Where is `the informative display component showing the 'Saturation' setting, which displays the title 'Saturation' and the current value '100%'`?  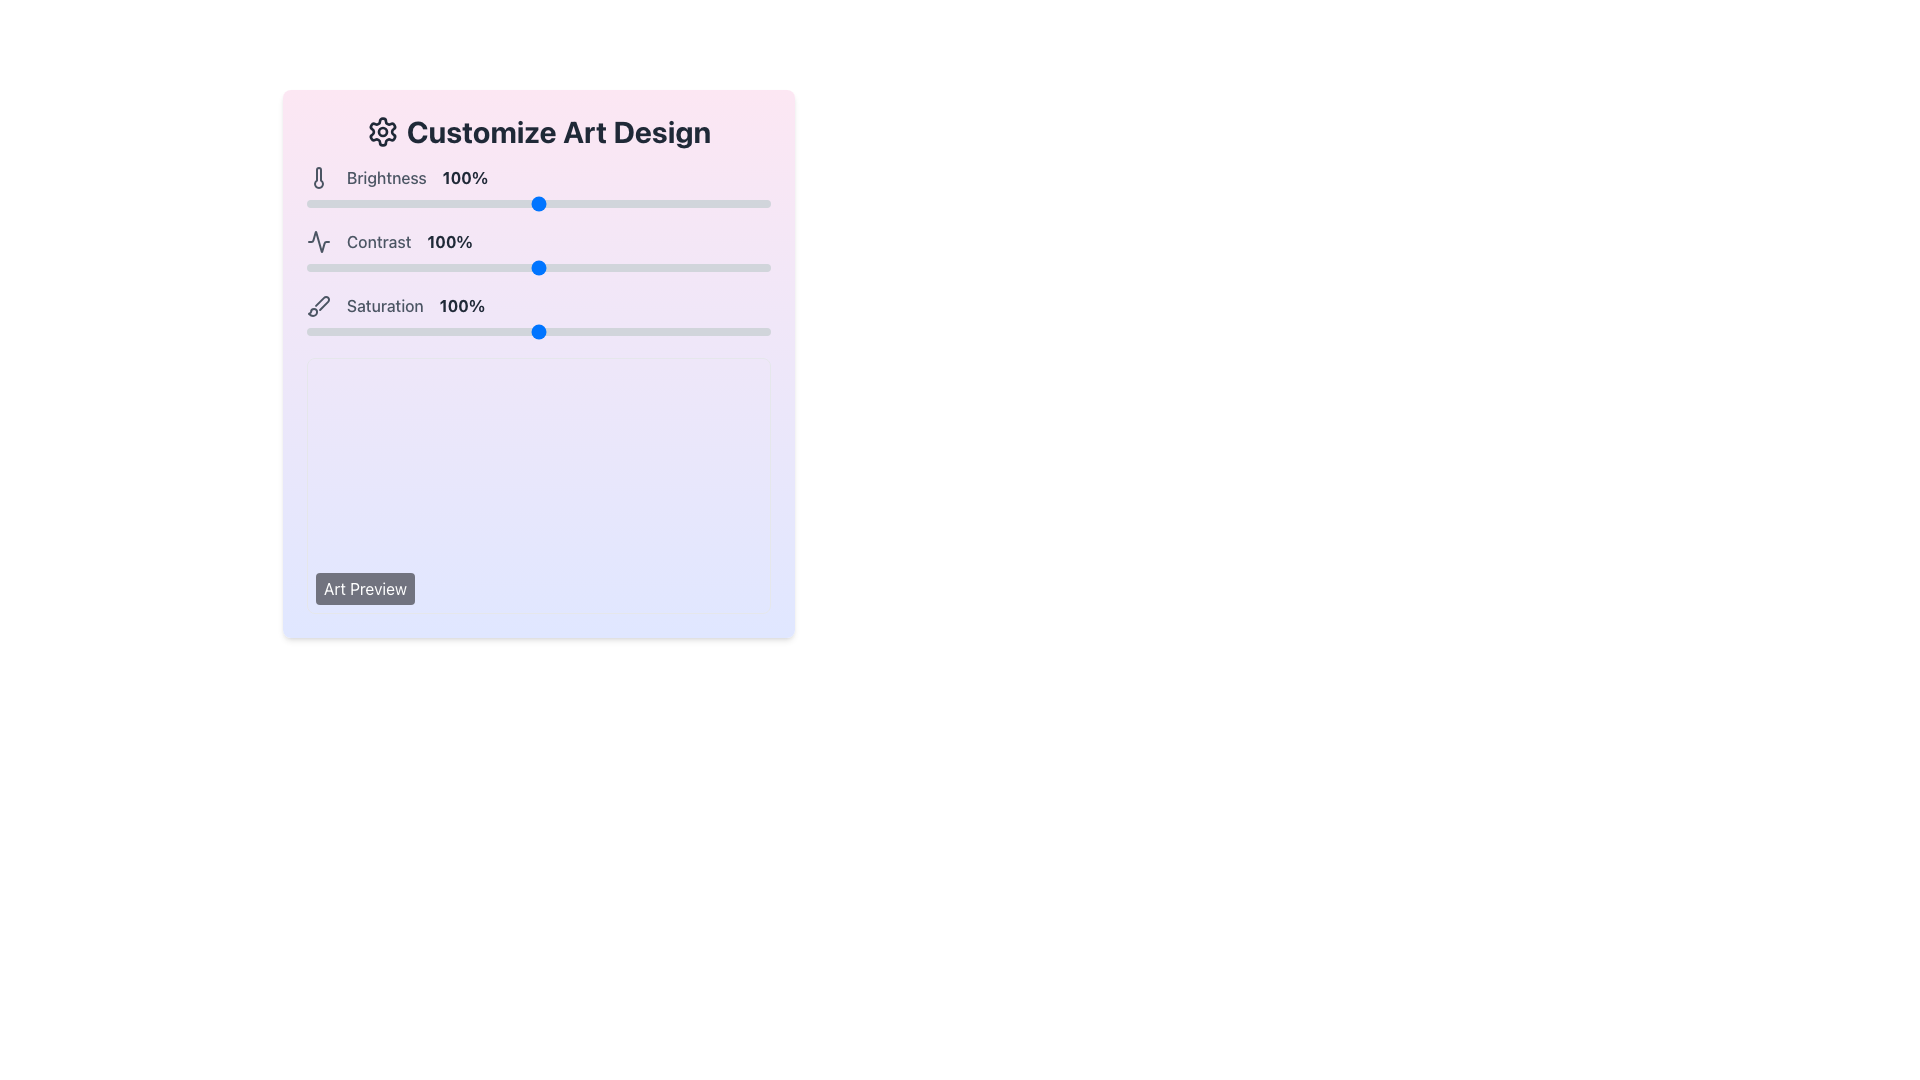
the informative display component showing the 'Saturation' setting, which displays the title 'Saturation' and the current value '100%' is located at coordinates (538, 305).